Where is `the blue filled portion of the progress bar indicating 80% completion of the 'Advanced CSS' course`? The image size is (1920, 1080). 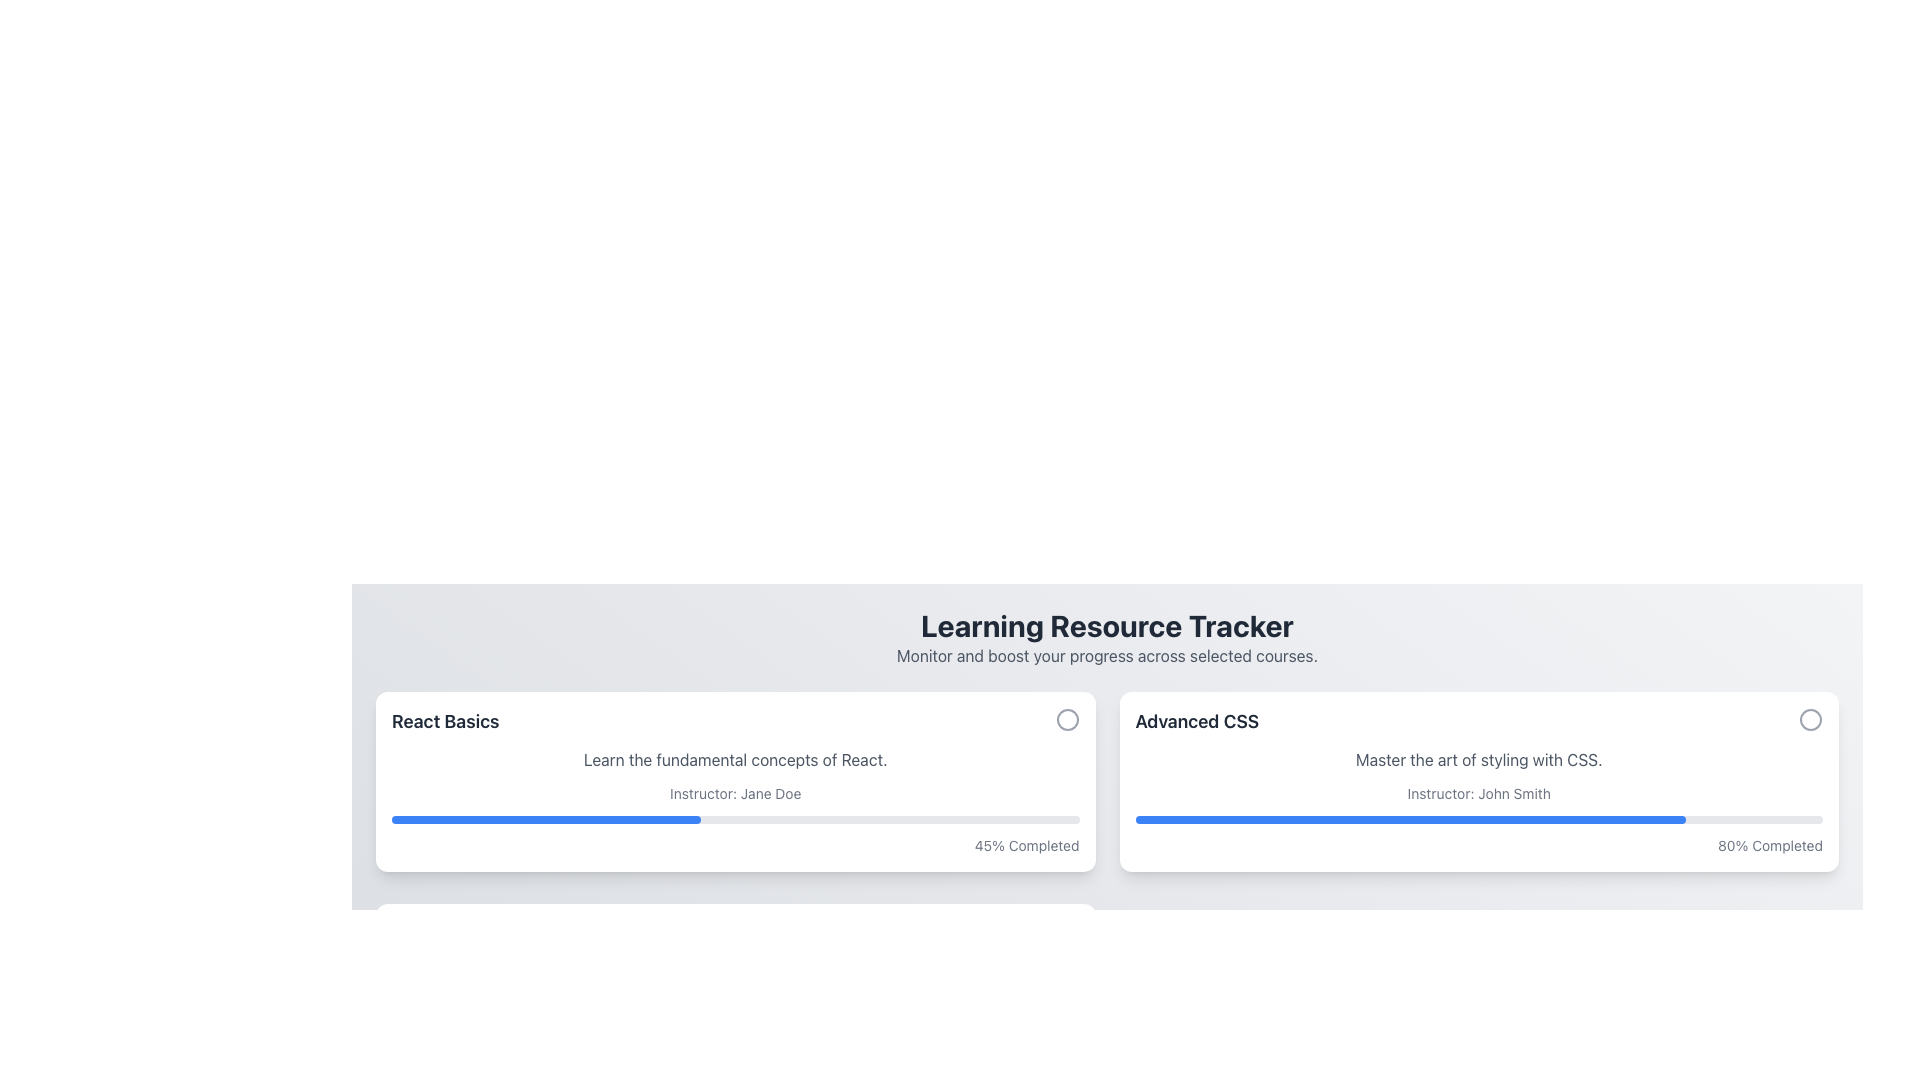 the blue filled portion of the progress bar indicating 80% completion of the 'Advanced CSS' course is located at coordinates (1409, 820).